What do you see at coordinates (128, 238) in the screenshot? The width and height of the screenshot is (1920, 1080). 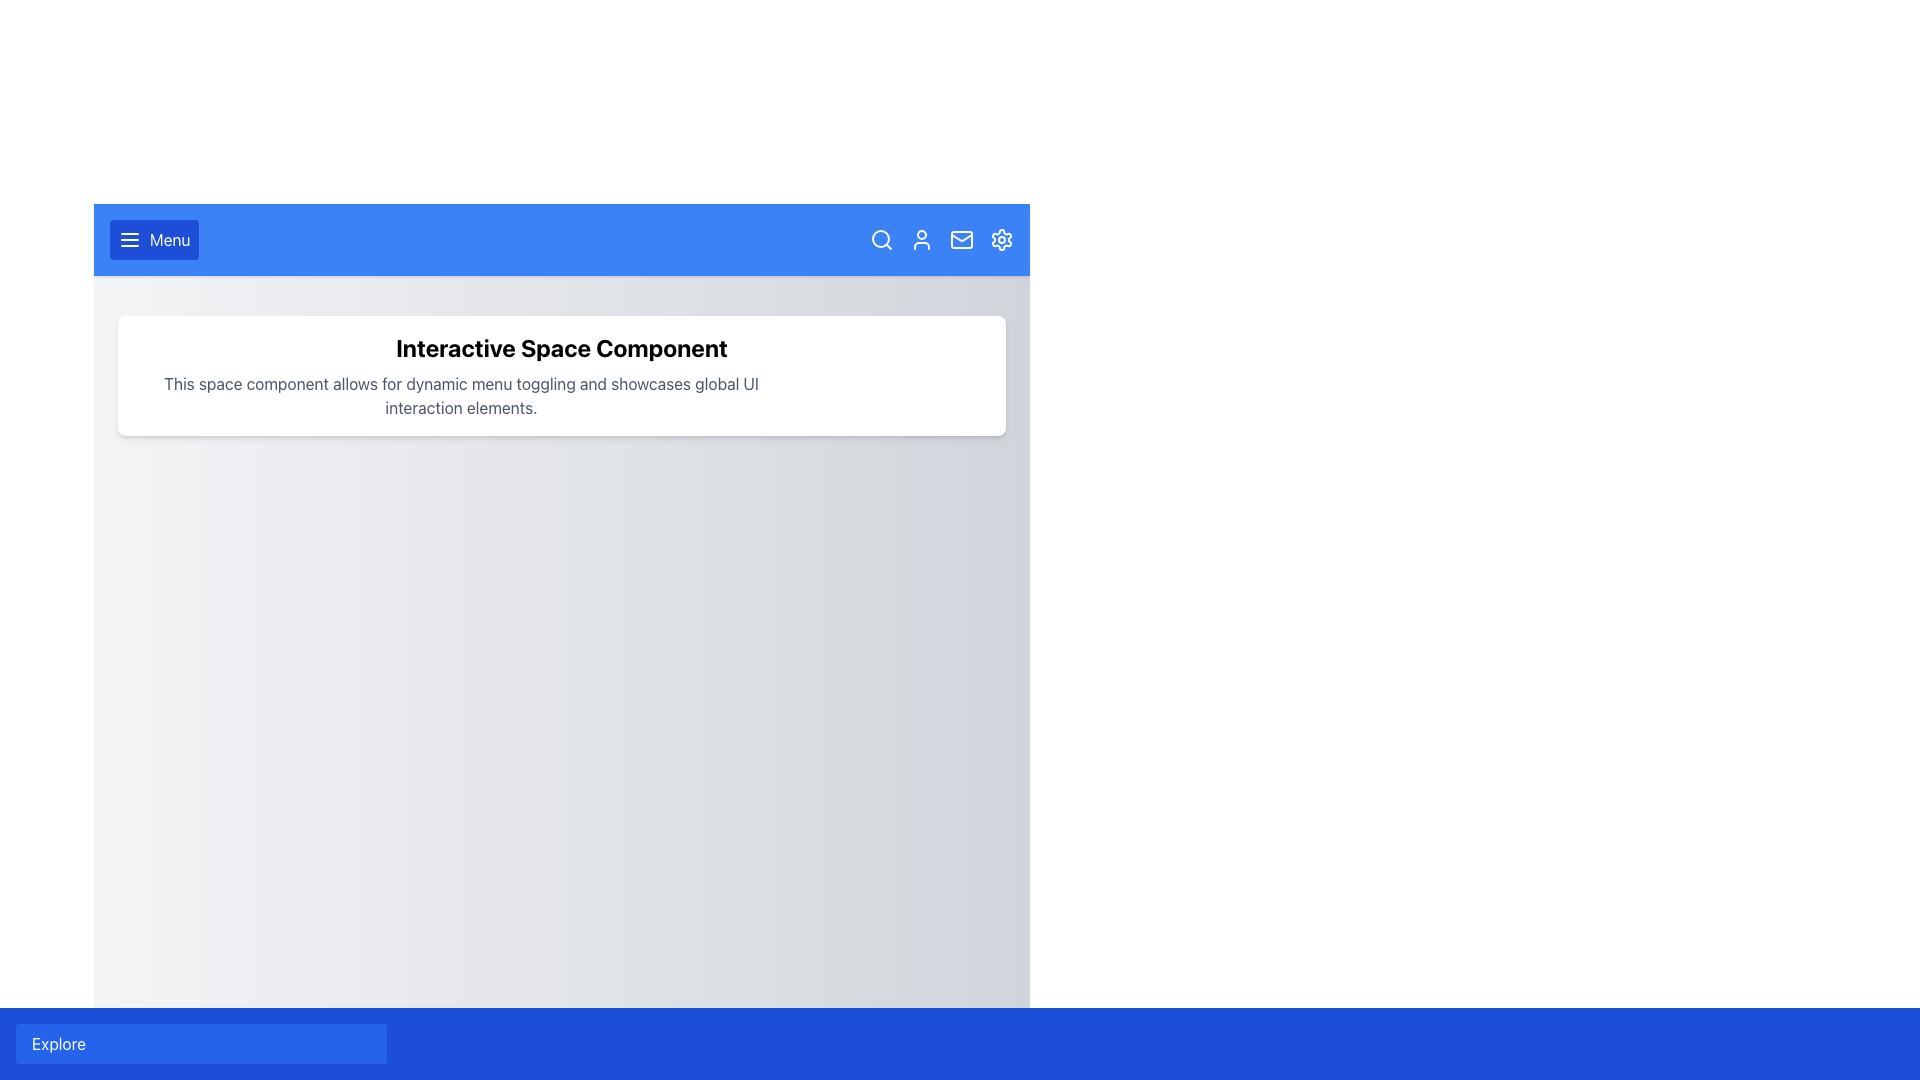 I see `the navigation menu icon, which consists of three horizontal white lines on a blue background` at bounding box center [128, 238].